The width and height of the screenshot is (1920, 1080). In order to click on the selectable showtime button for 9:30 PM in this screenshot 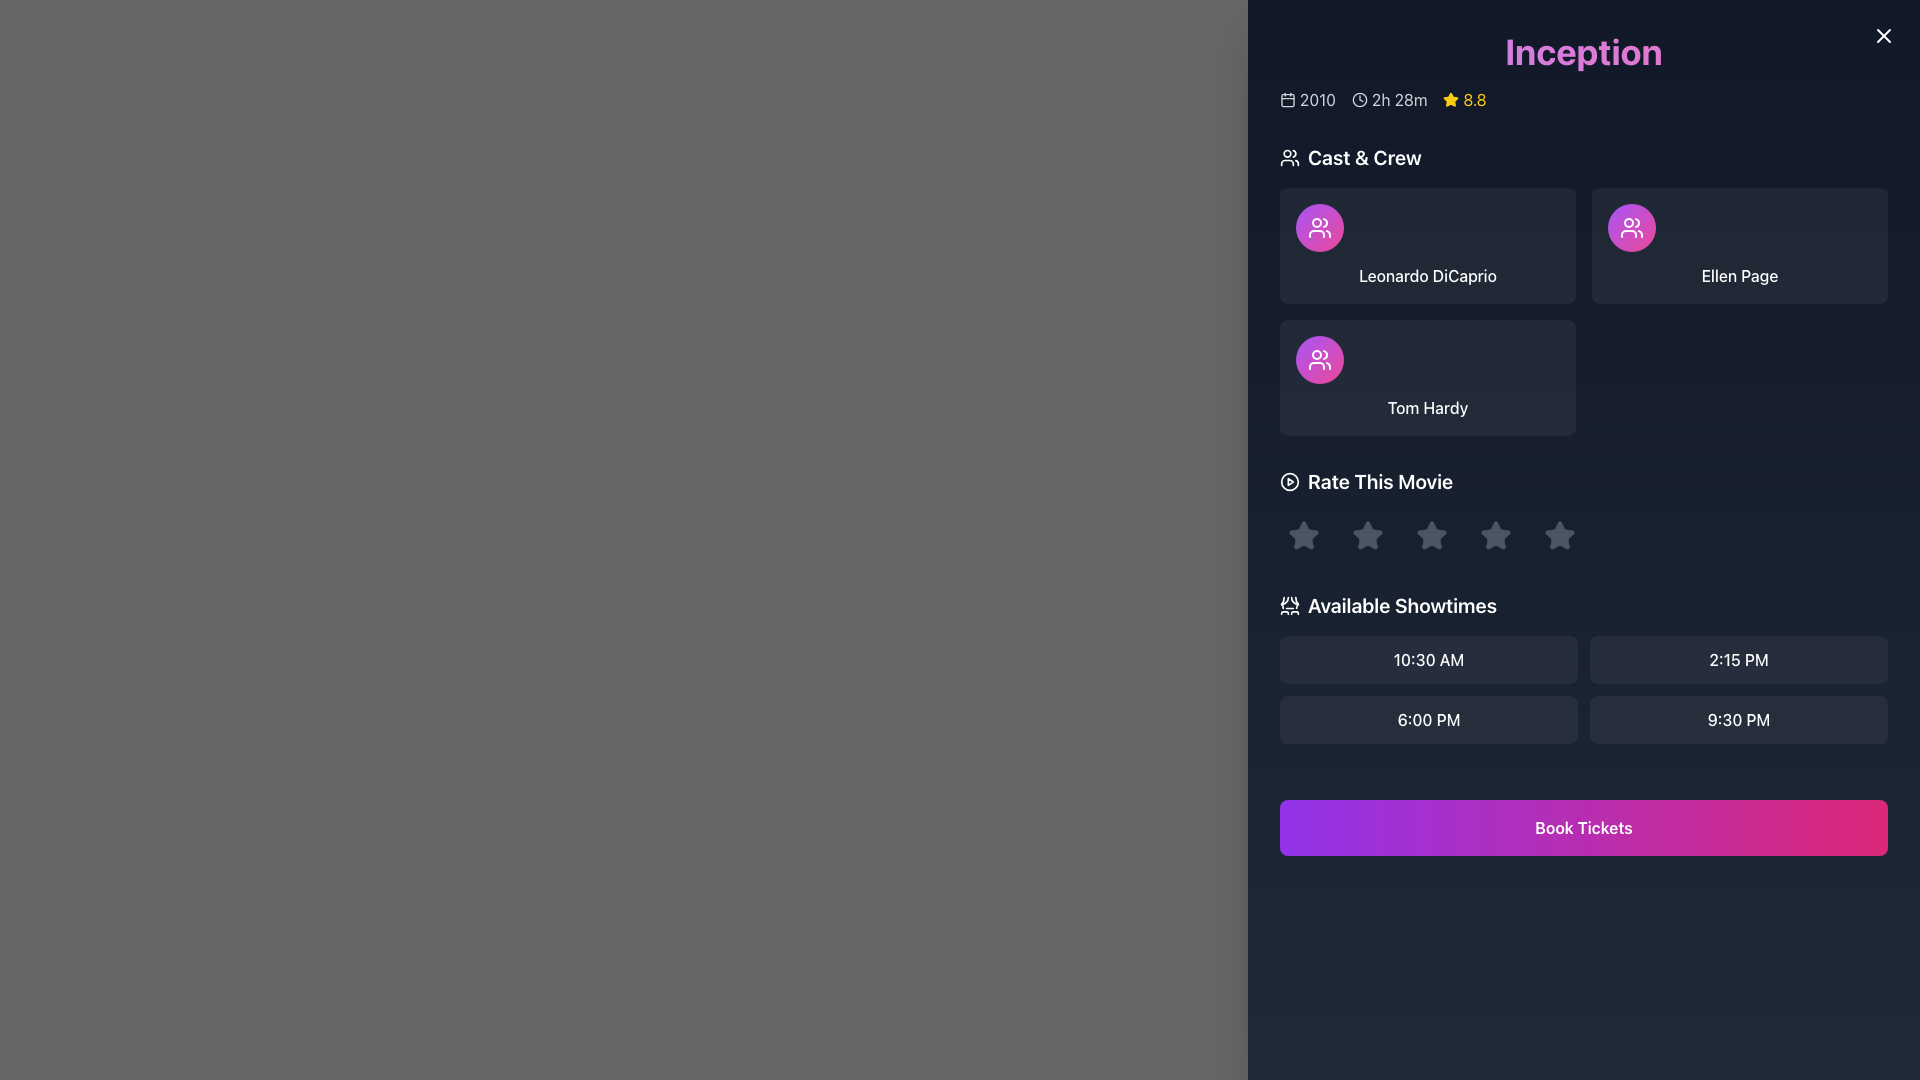, I will do `click(1737, 720)`.